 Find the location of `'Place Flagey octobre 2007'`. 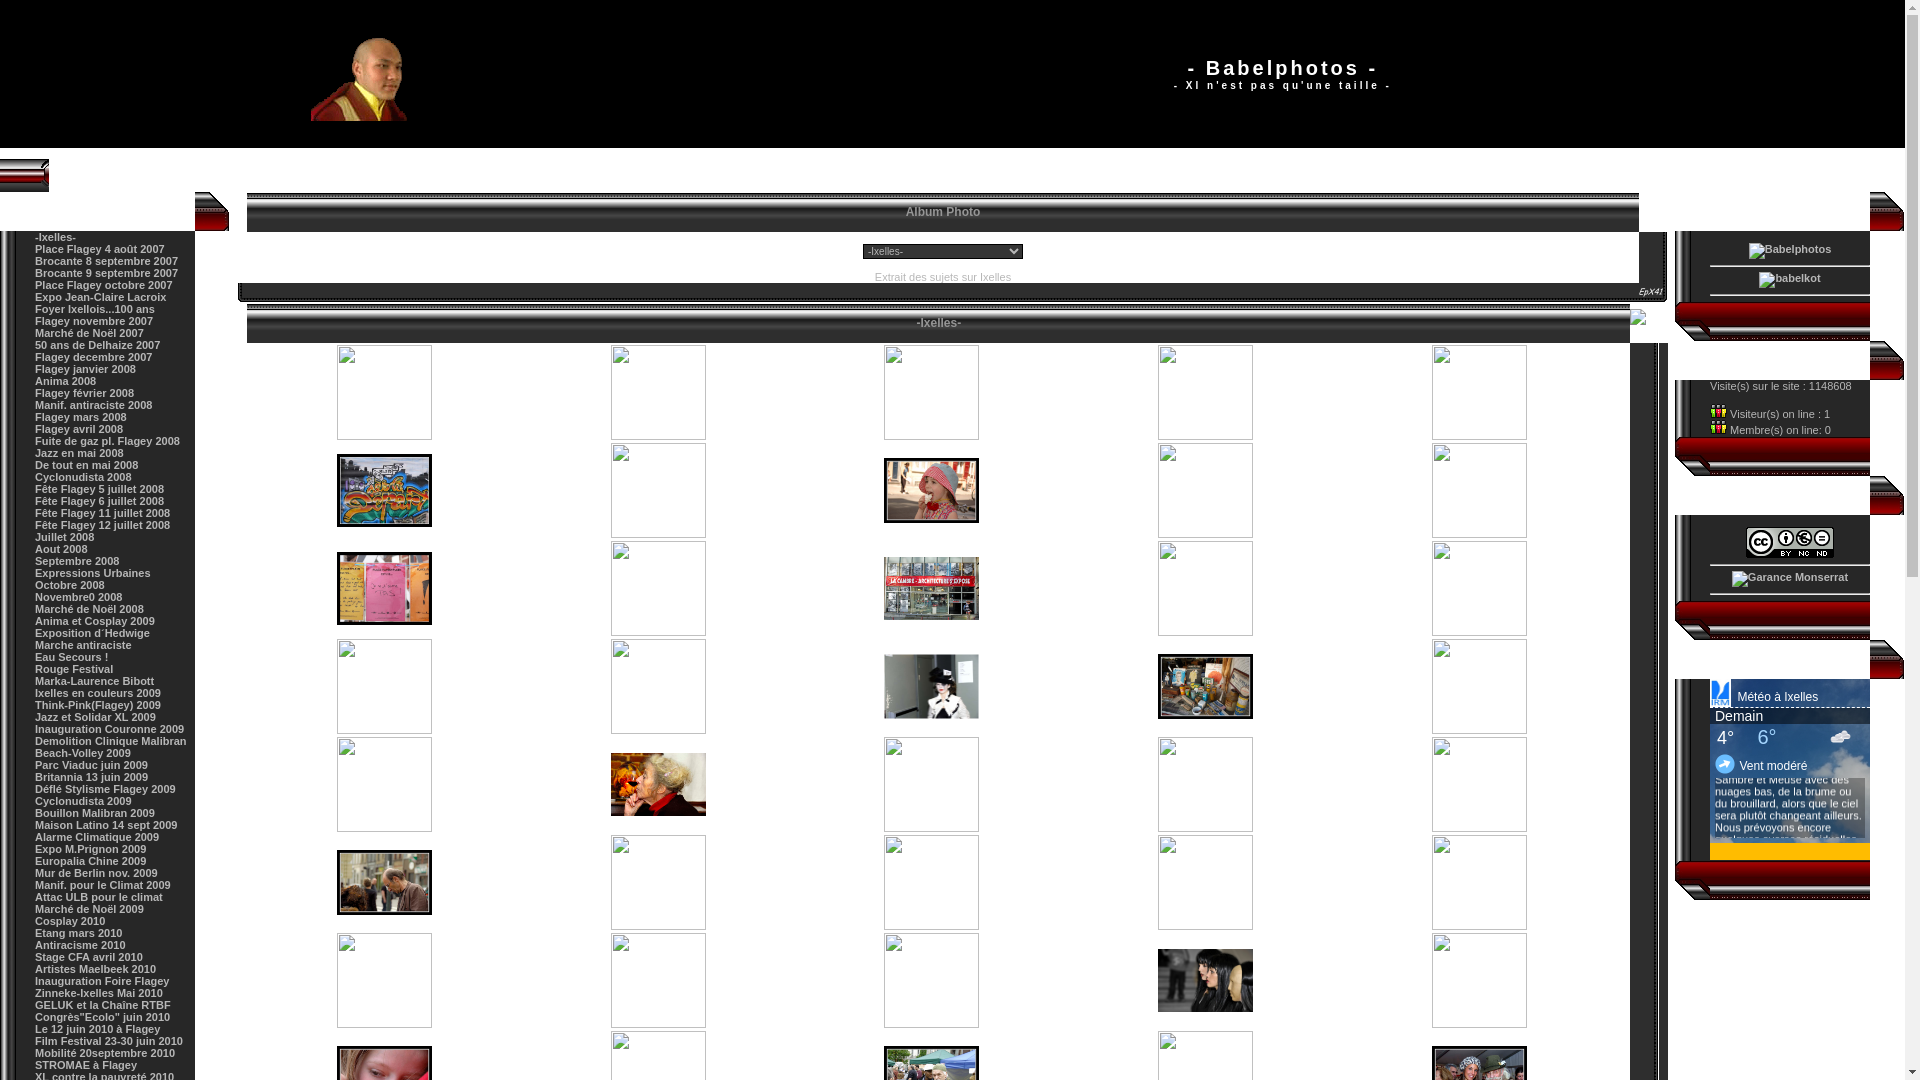

'Place Flagey octobre 2007' is located at coordinates (103, 285).